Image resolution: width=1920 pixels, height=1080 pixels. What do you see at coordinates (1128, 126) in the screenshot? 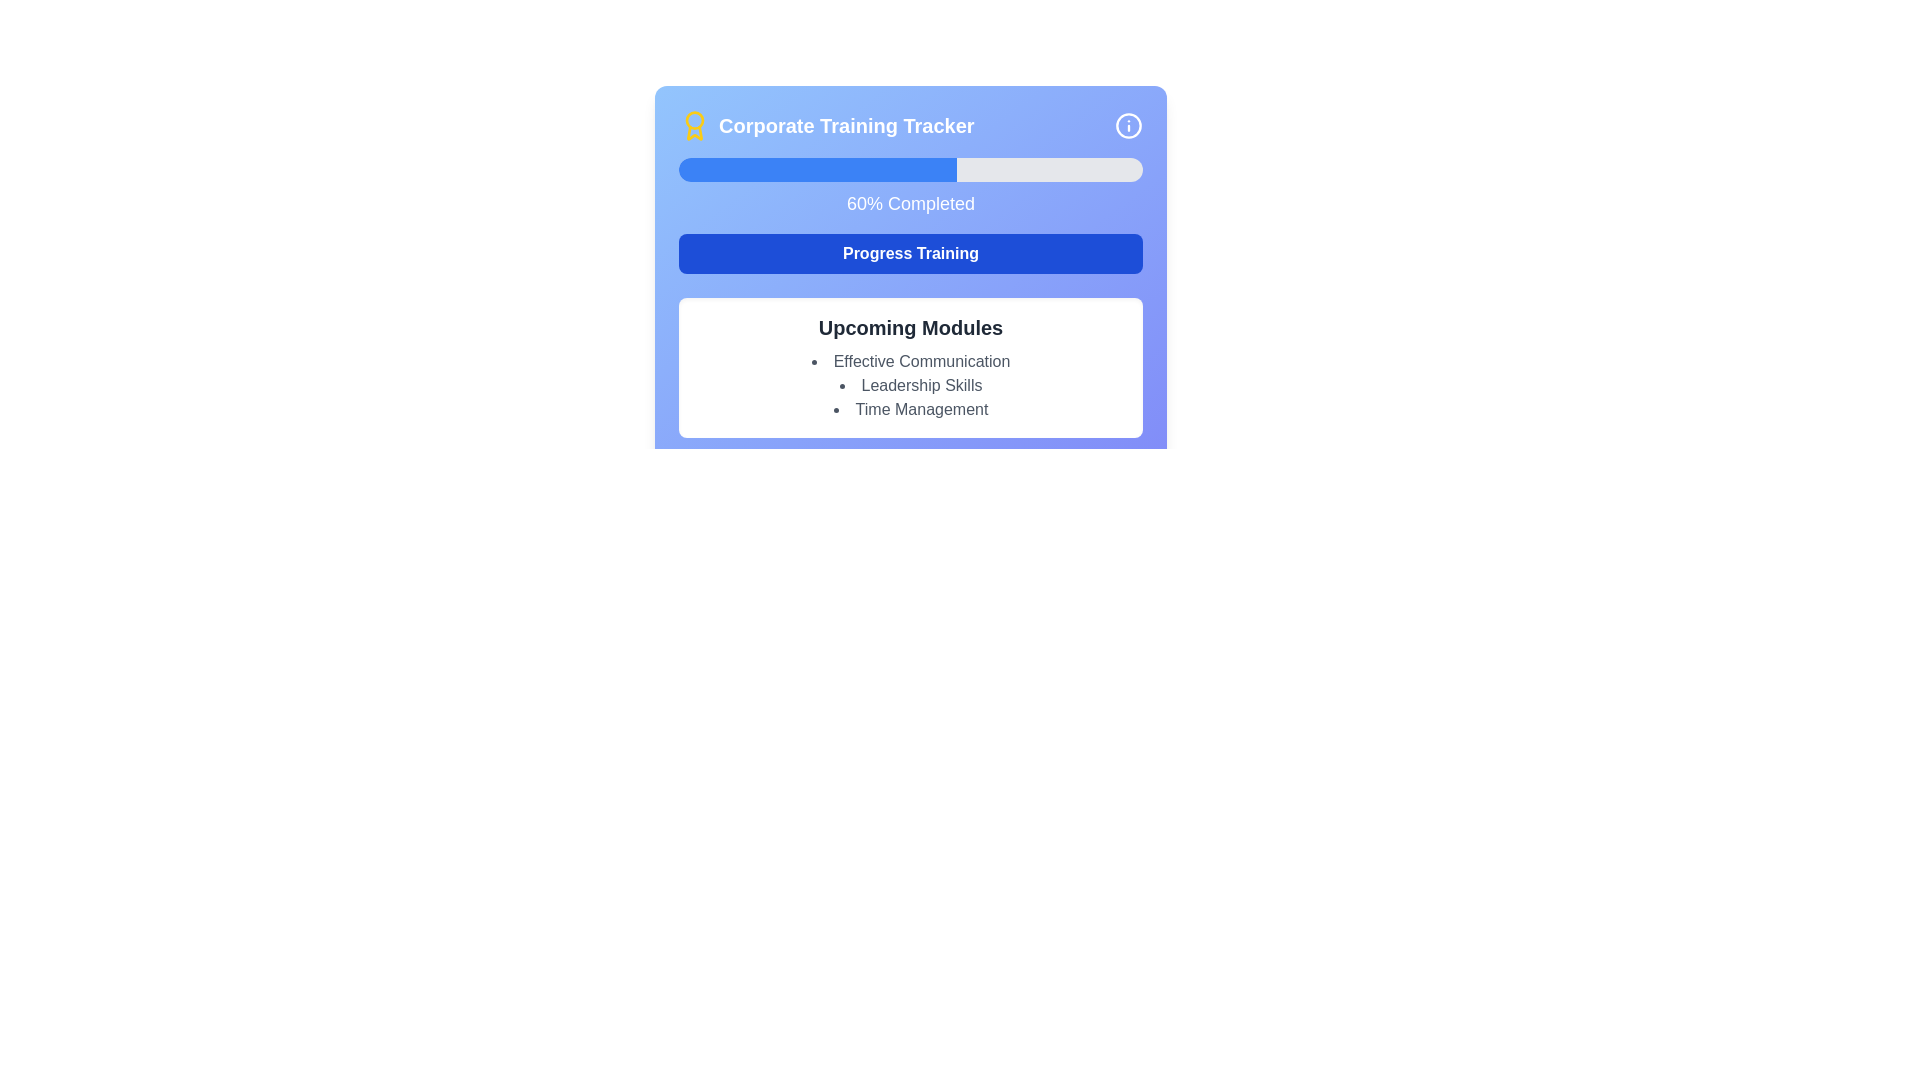
I see `the help icon located in the top-right corner adjacent to the 'Corporate Training Tracker' title` at bounding box center [1128, 126].